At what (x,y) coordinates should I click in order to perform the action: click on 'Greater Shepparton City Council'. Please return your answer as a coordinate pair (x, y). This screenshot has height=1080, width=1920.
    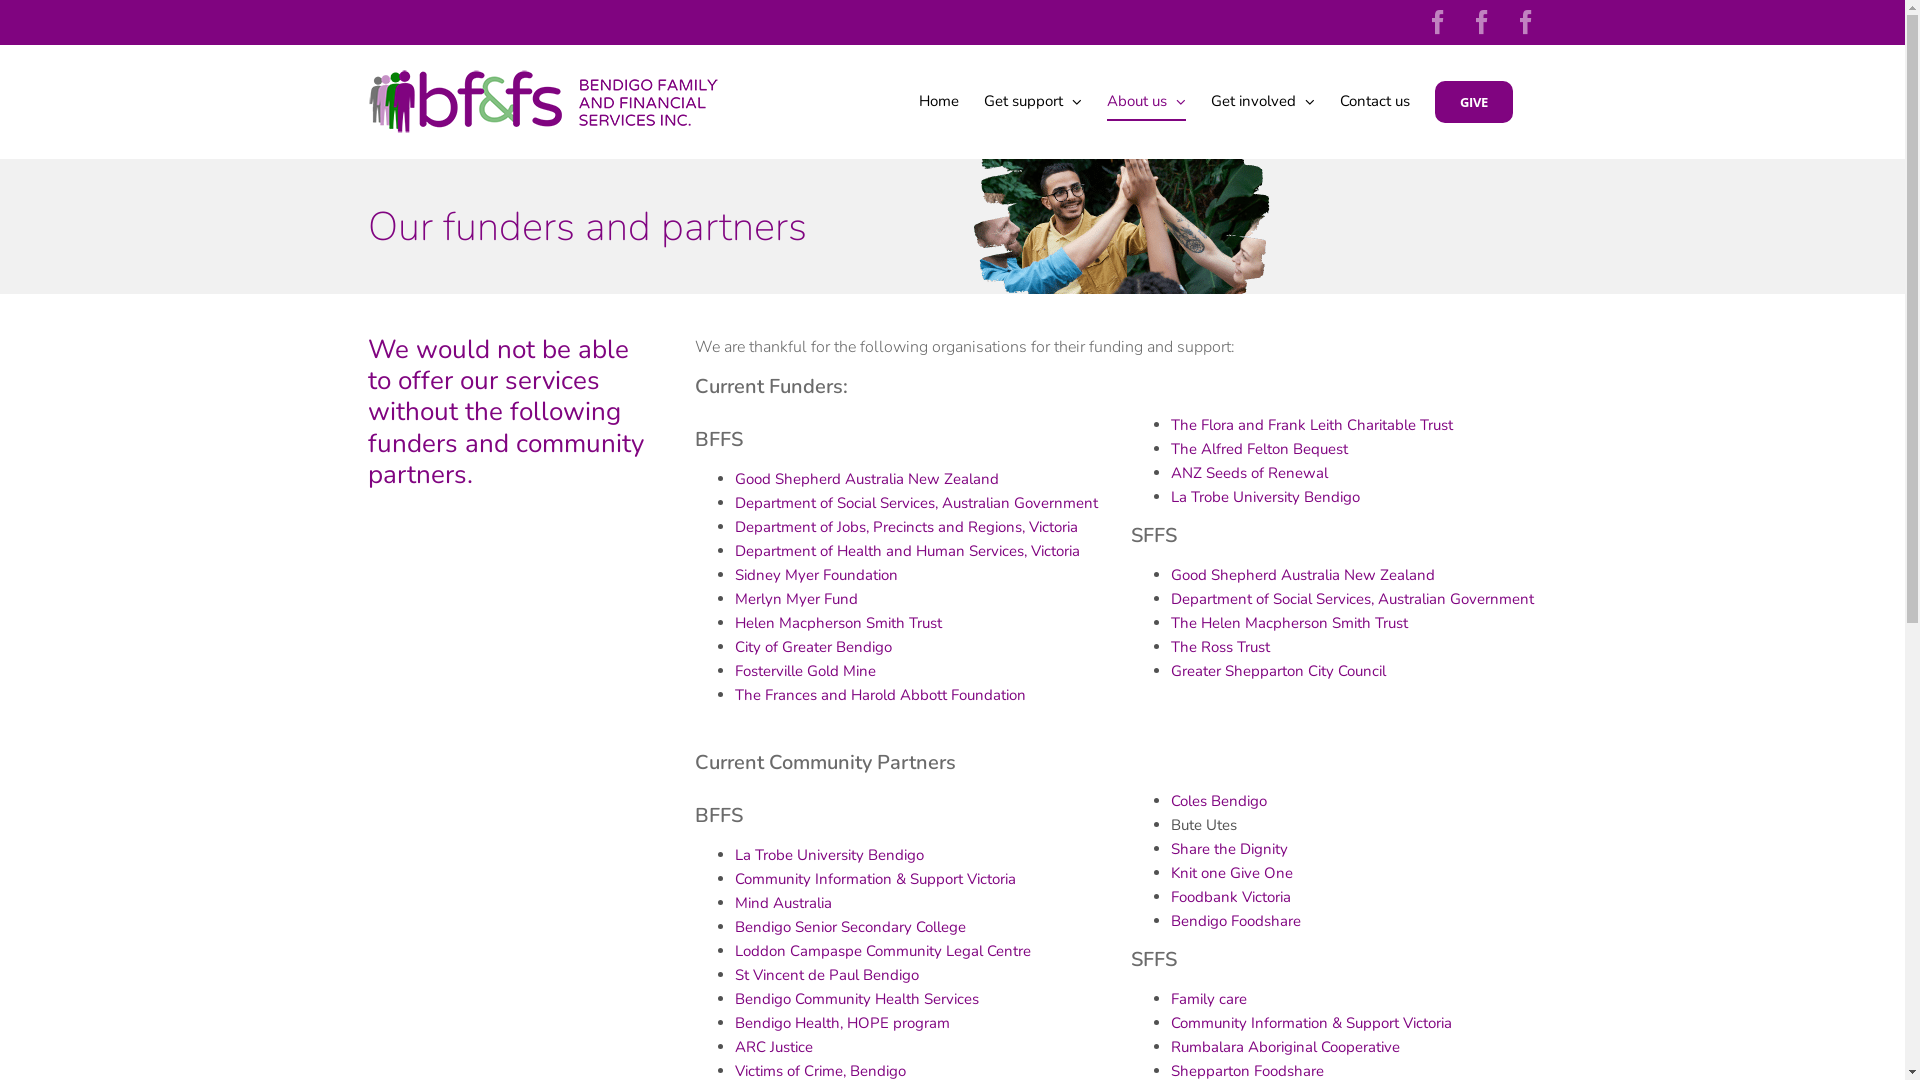
    Looking at the image, I should click on (1277, 671).